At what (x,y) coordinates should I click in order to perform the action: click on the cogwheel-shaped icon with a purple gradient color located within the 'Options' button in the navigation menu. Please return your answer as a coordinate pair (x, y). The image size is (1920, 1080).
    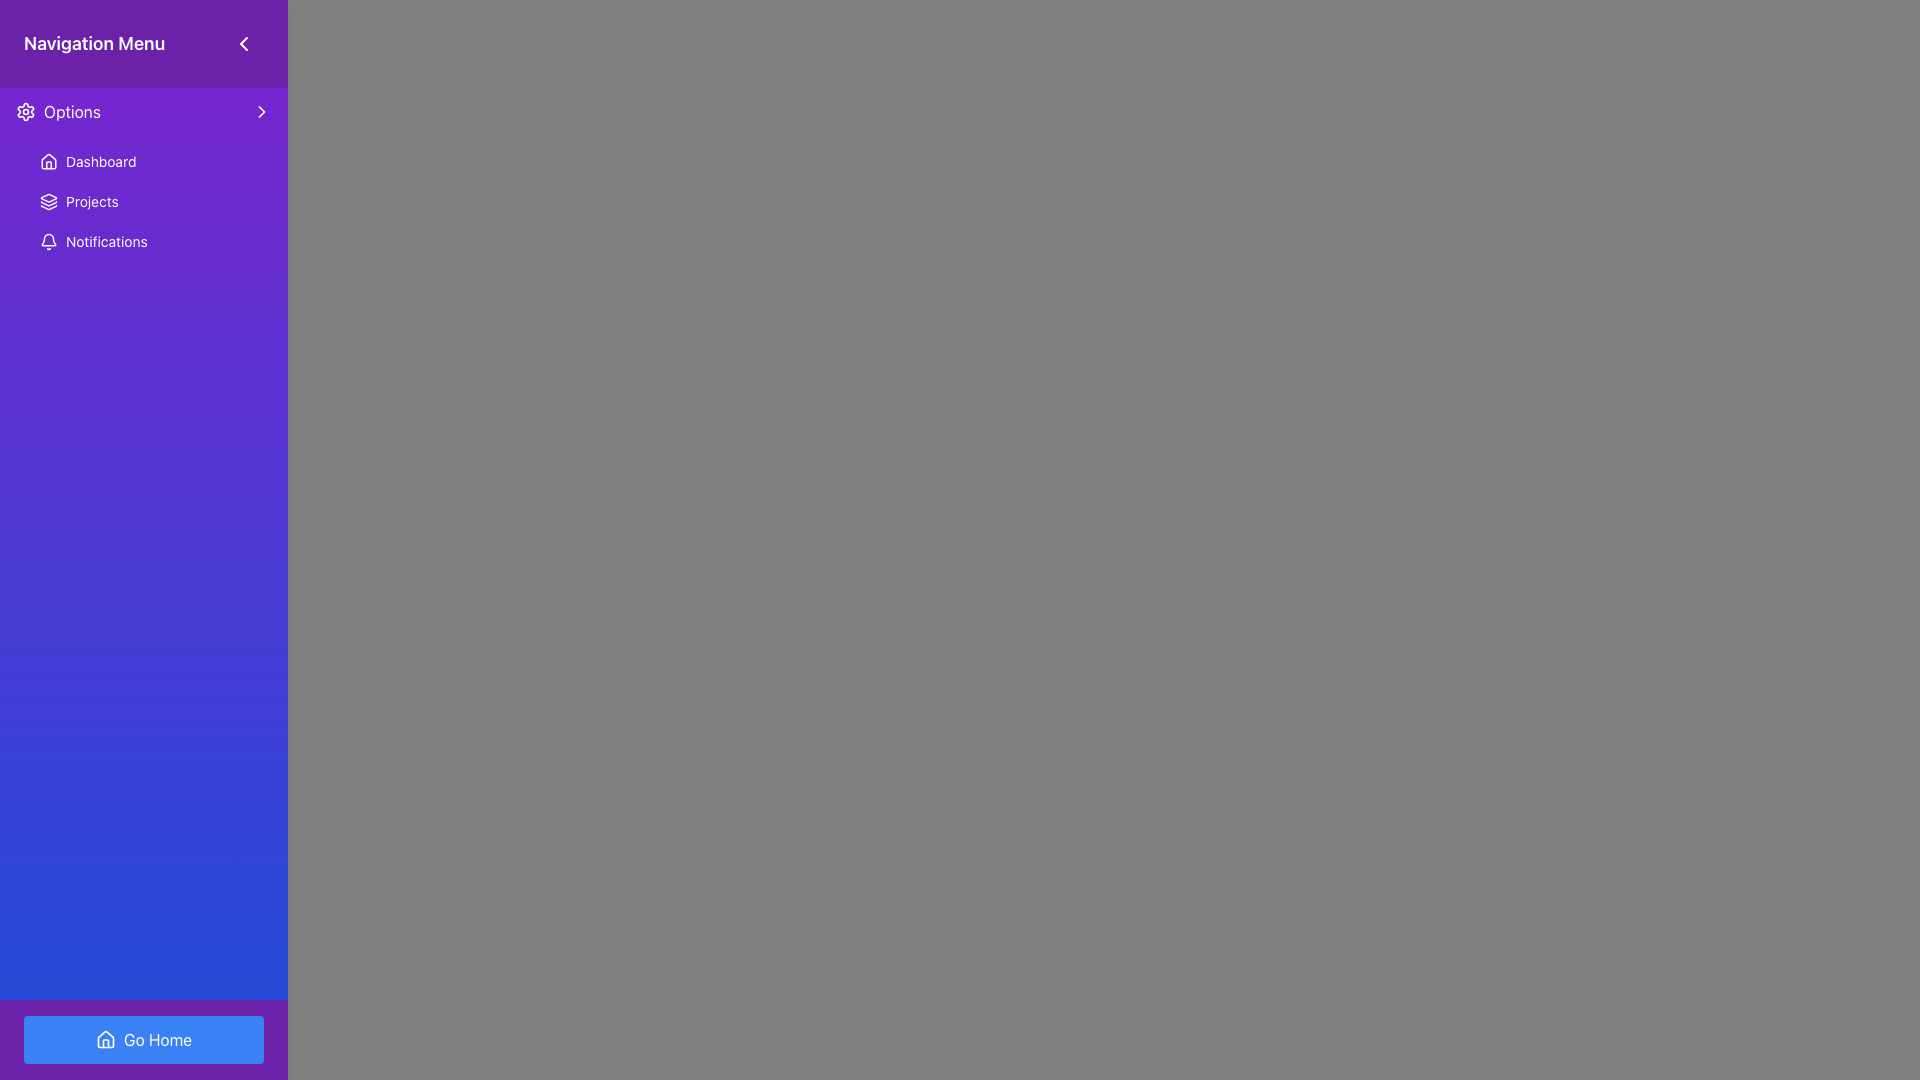
    Looking at the image, I should click on (25, 111).